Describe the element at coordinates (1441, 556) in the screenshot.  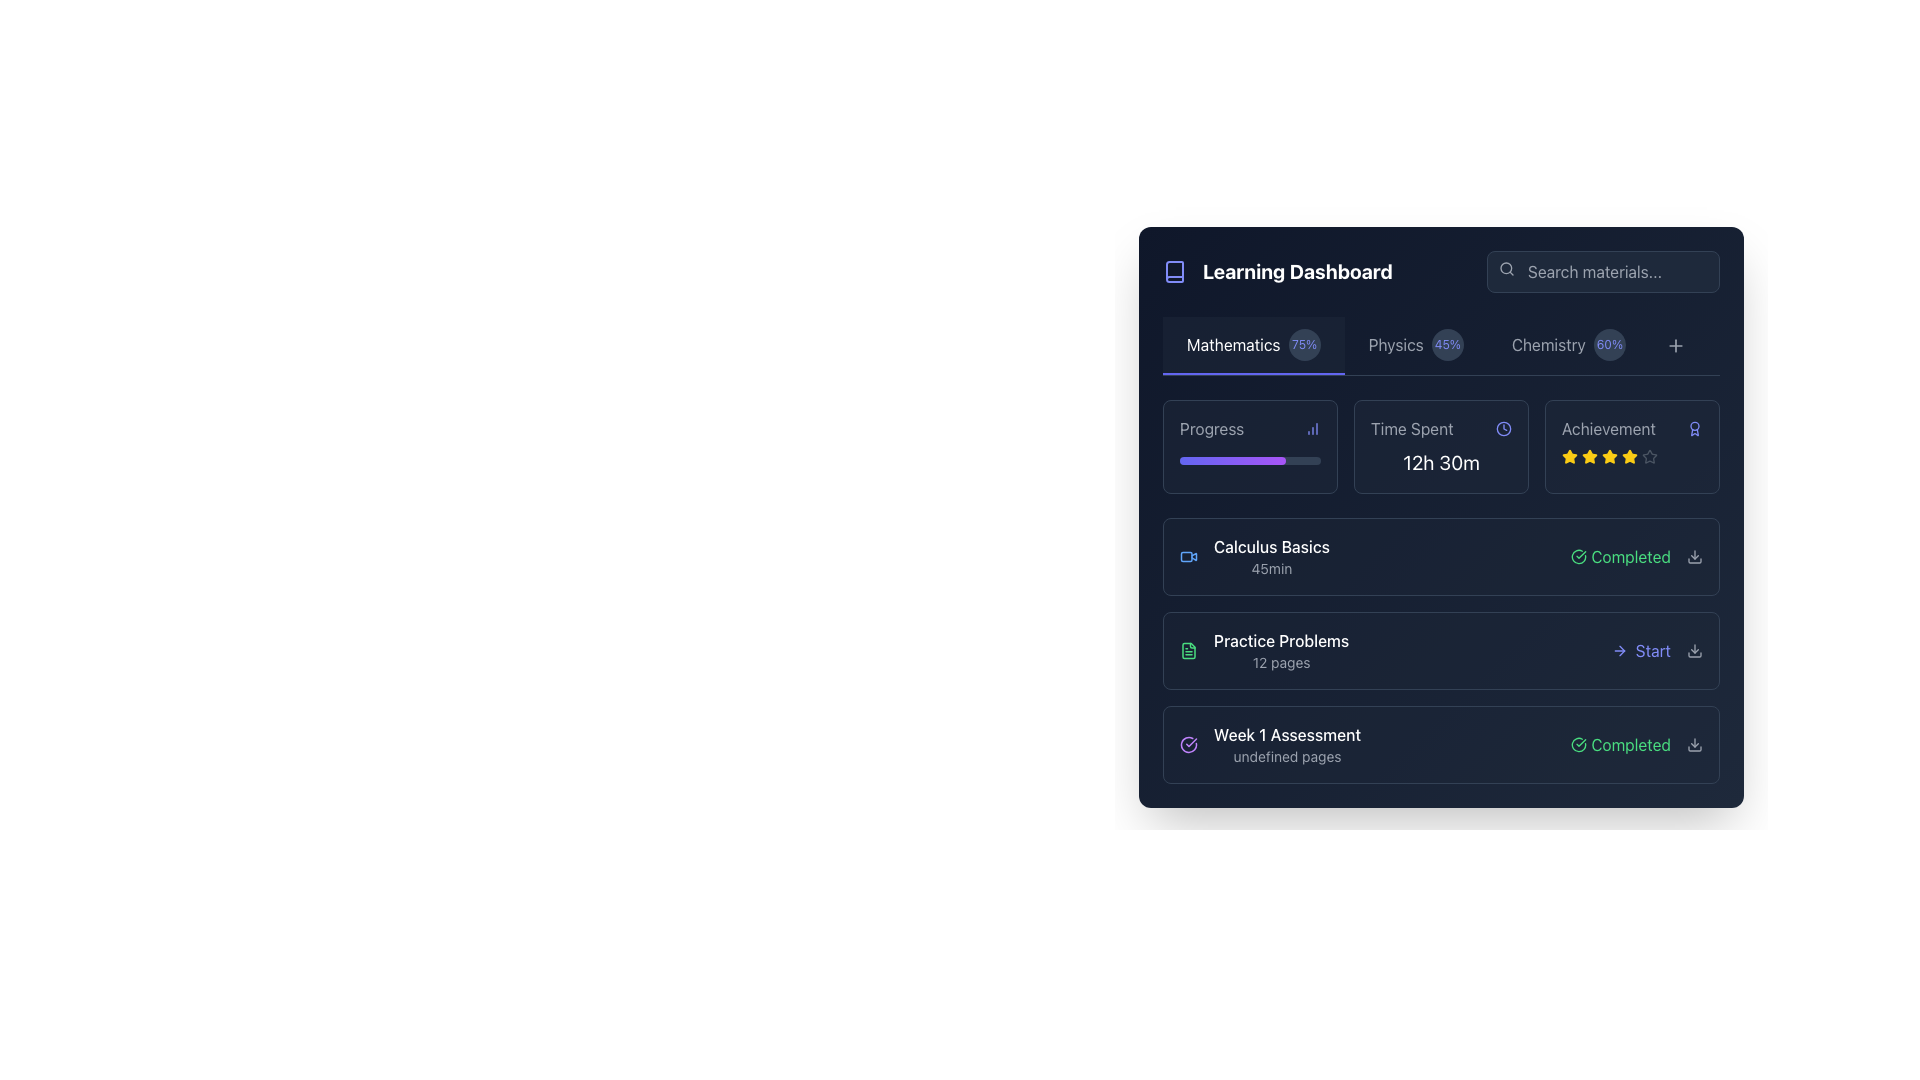
I see `the 'Calculus Basics' module card in the learning dashboard` at that location.